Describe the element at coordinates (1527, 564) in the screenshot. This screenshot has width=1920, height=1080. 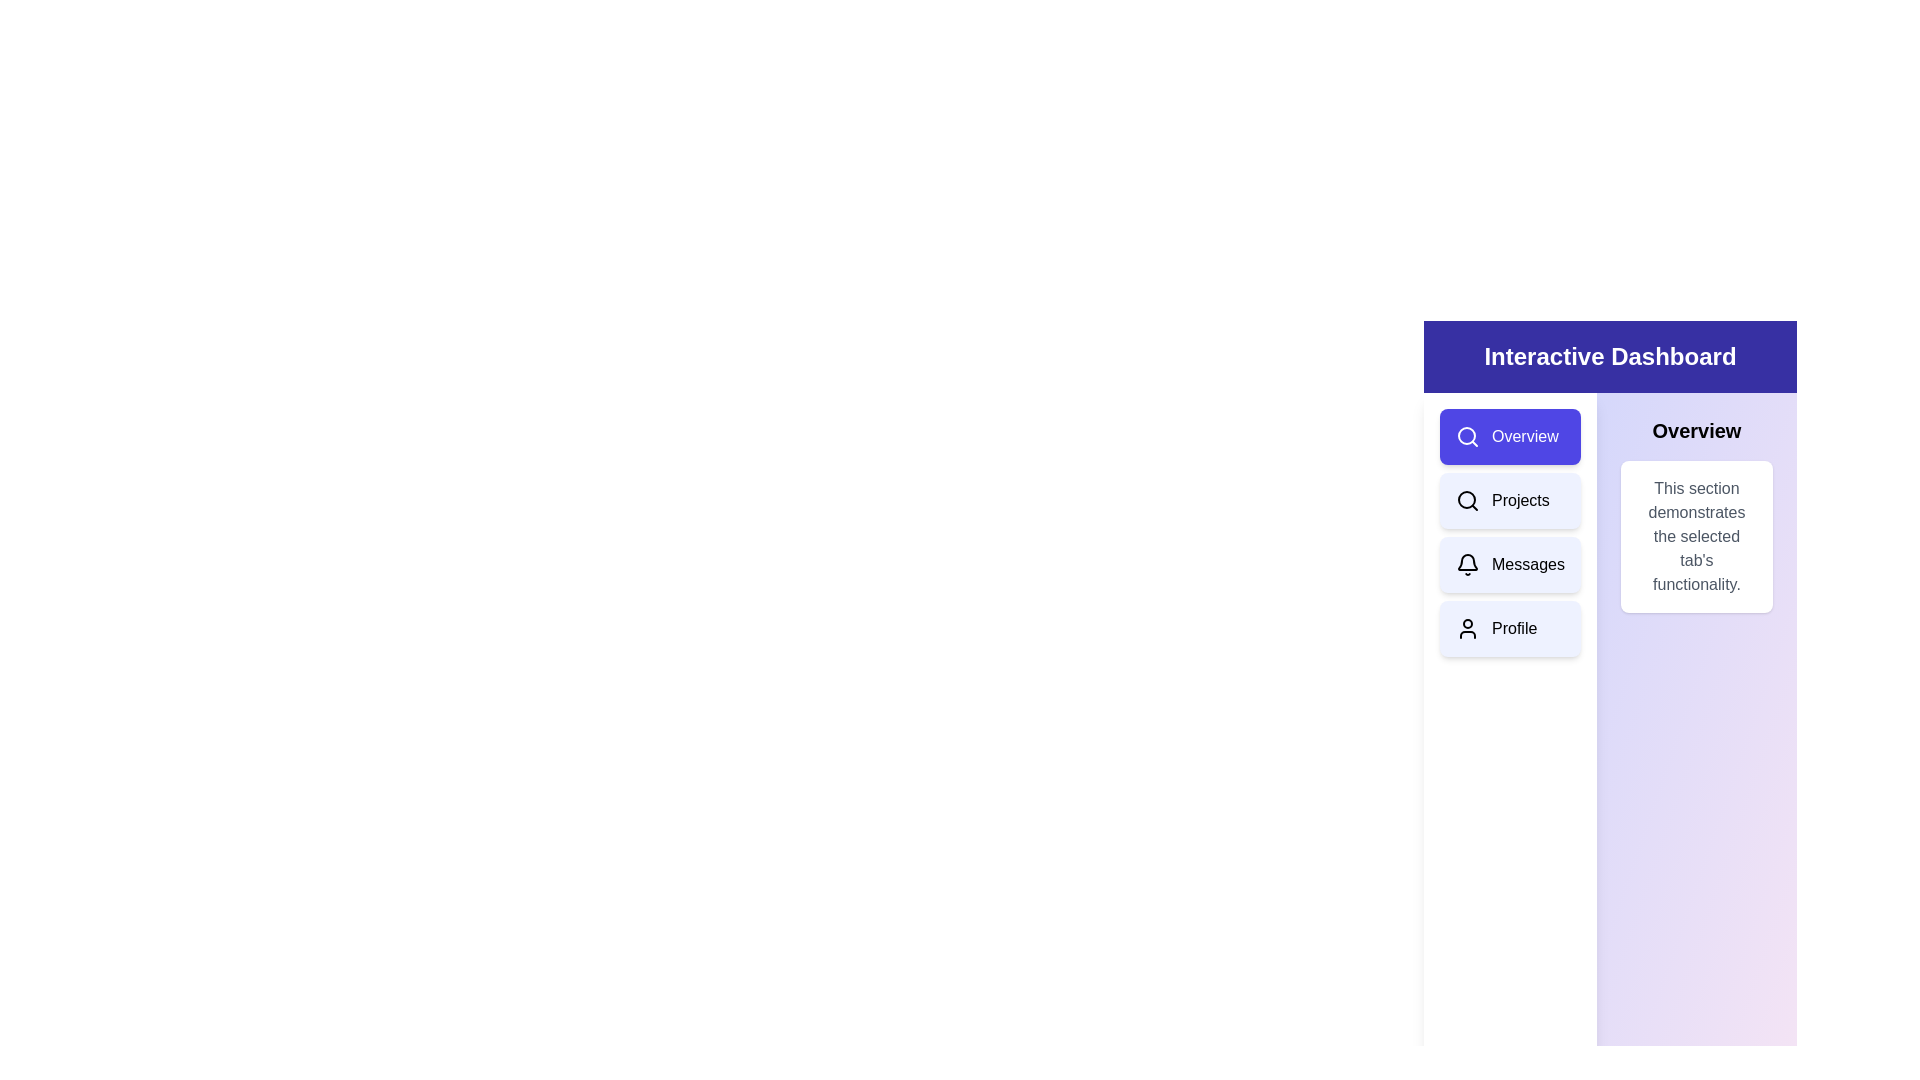
I see `the 'Messages' navigation option in the vertical navigation bar, which is located below the 'Projects' button and above the 'Profile' button` at that location.